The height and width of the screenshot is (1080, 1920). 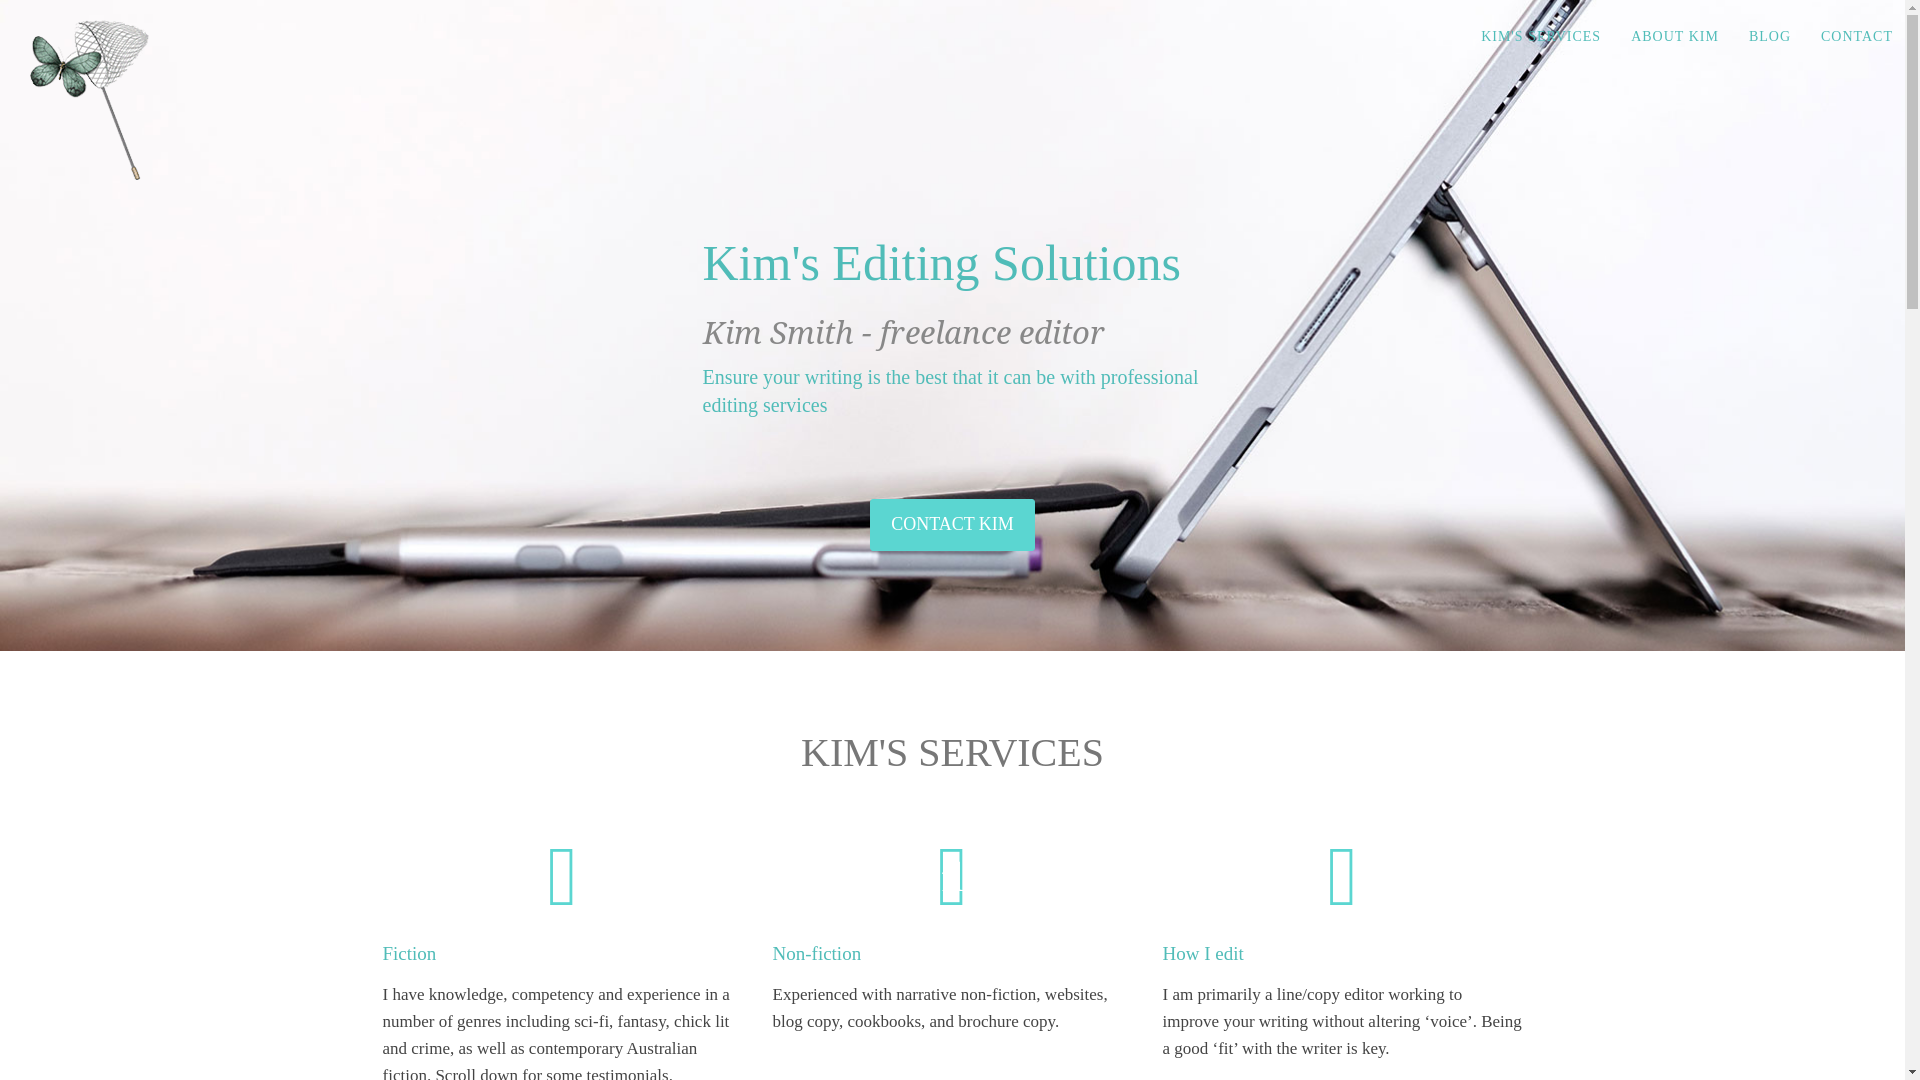 I want to click on 'KIM'S SERVICES', so click(x=1465, y=37).